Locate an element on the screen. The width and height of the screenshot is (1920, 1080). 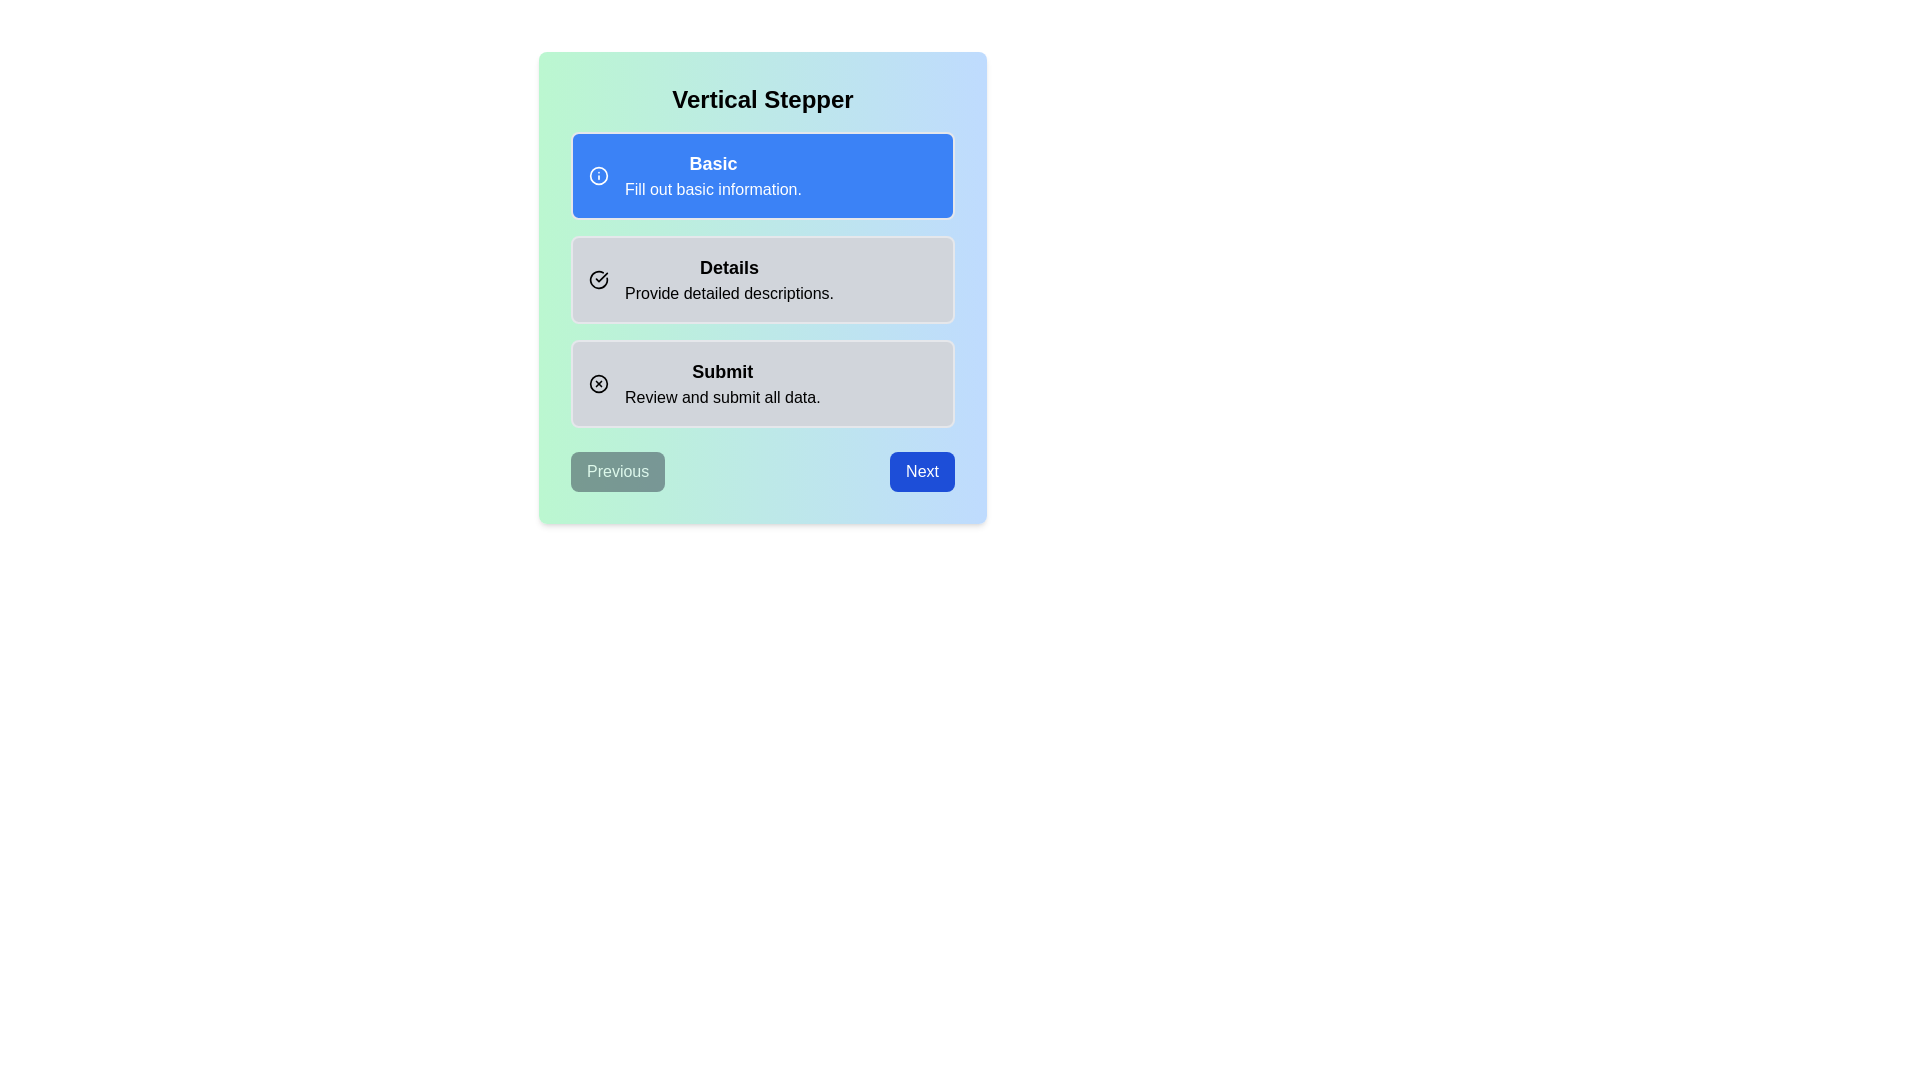
the navigation button to move to the Previous step is located at coordinates (617, 471).